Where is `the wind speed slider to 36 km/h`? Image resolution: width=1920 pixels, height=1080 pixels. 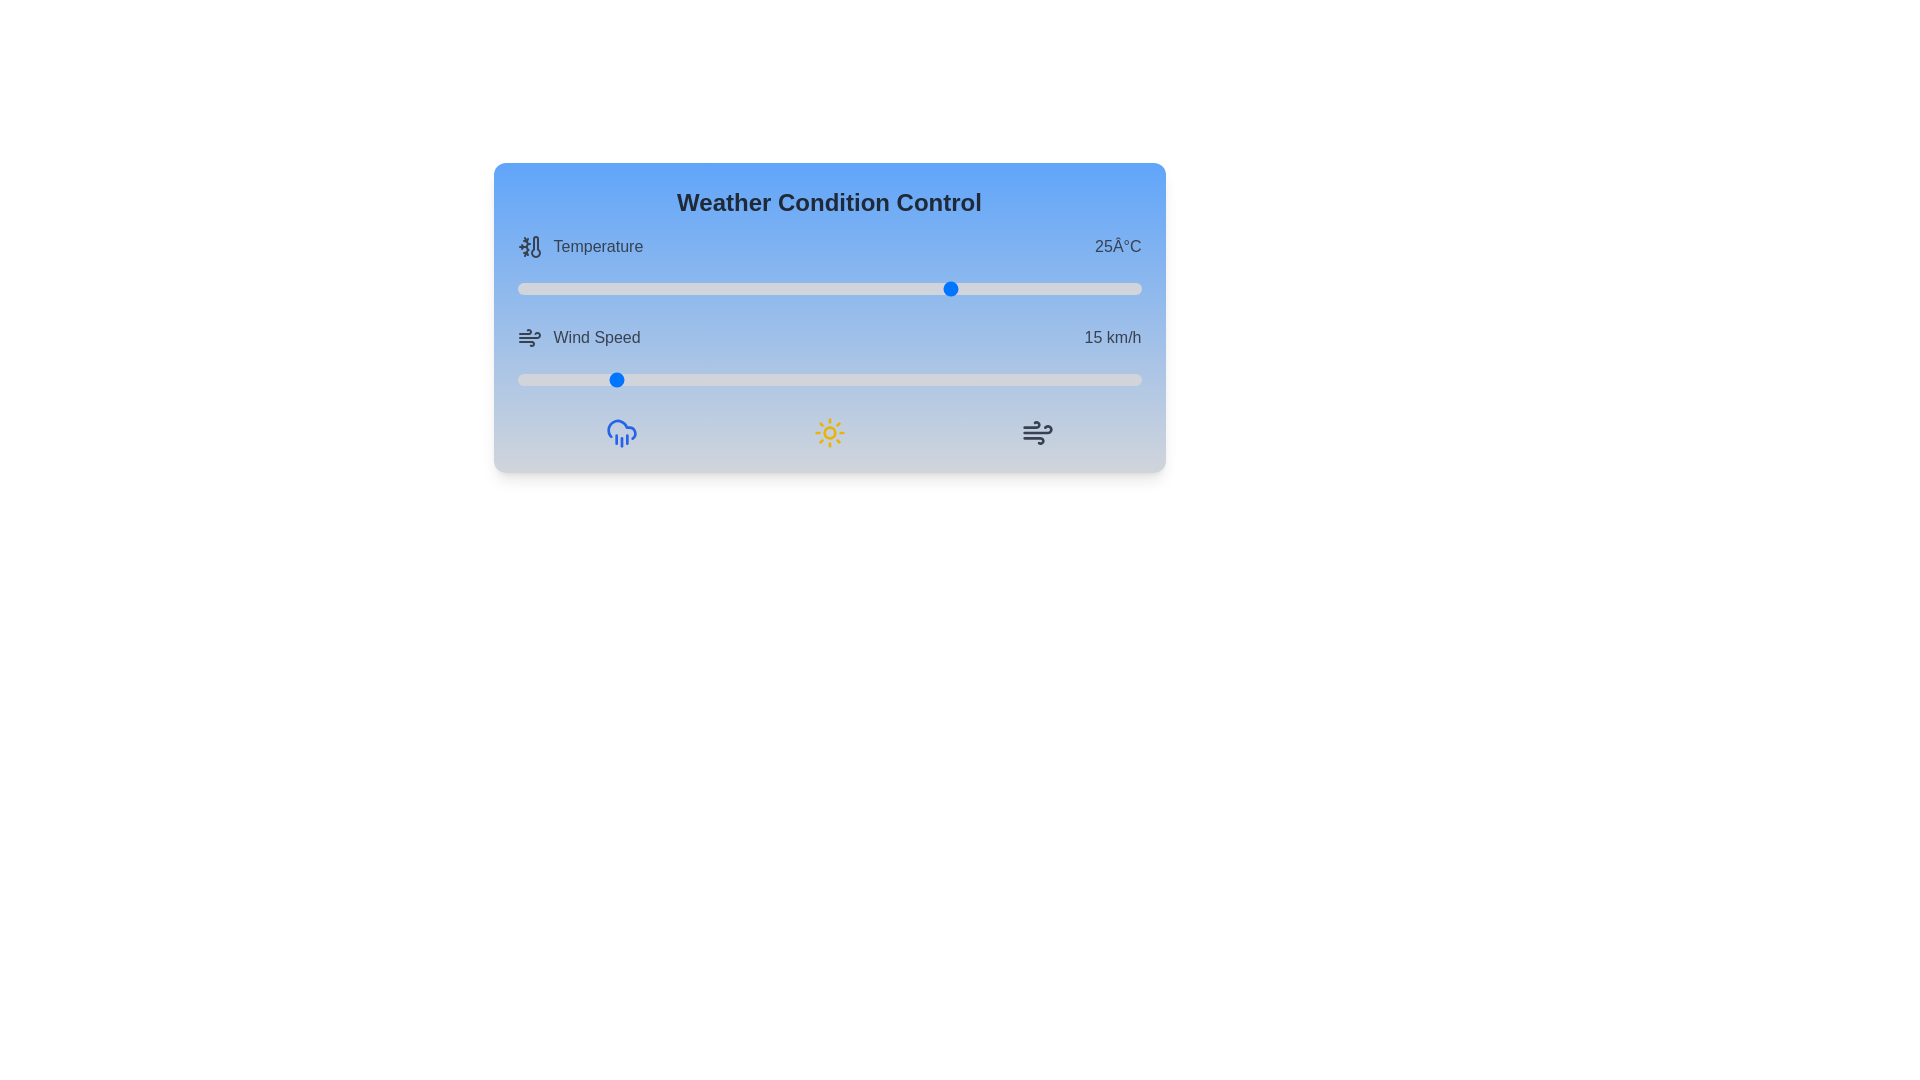
the wind speed slider to 36 km/h is located at coordinates (741, 380).